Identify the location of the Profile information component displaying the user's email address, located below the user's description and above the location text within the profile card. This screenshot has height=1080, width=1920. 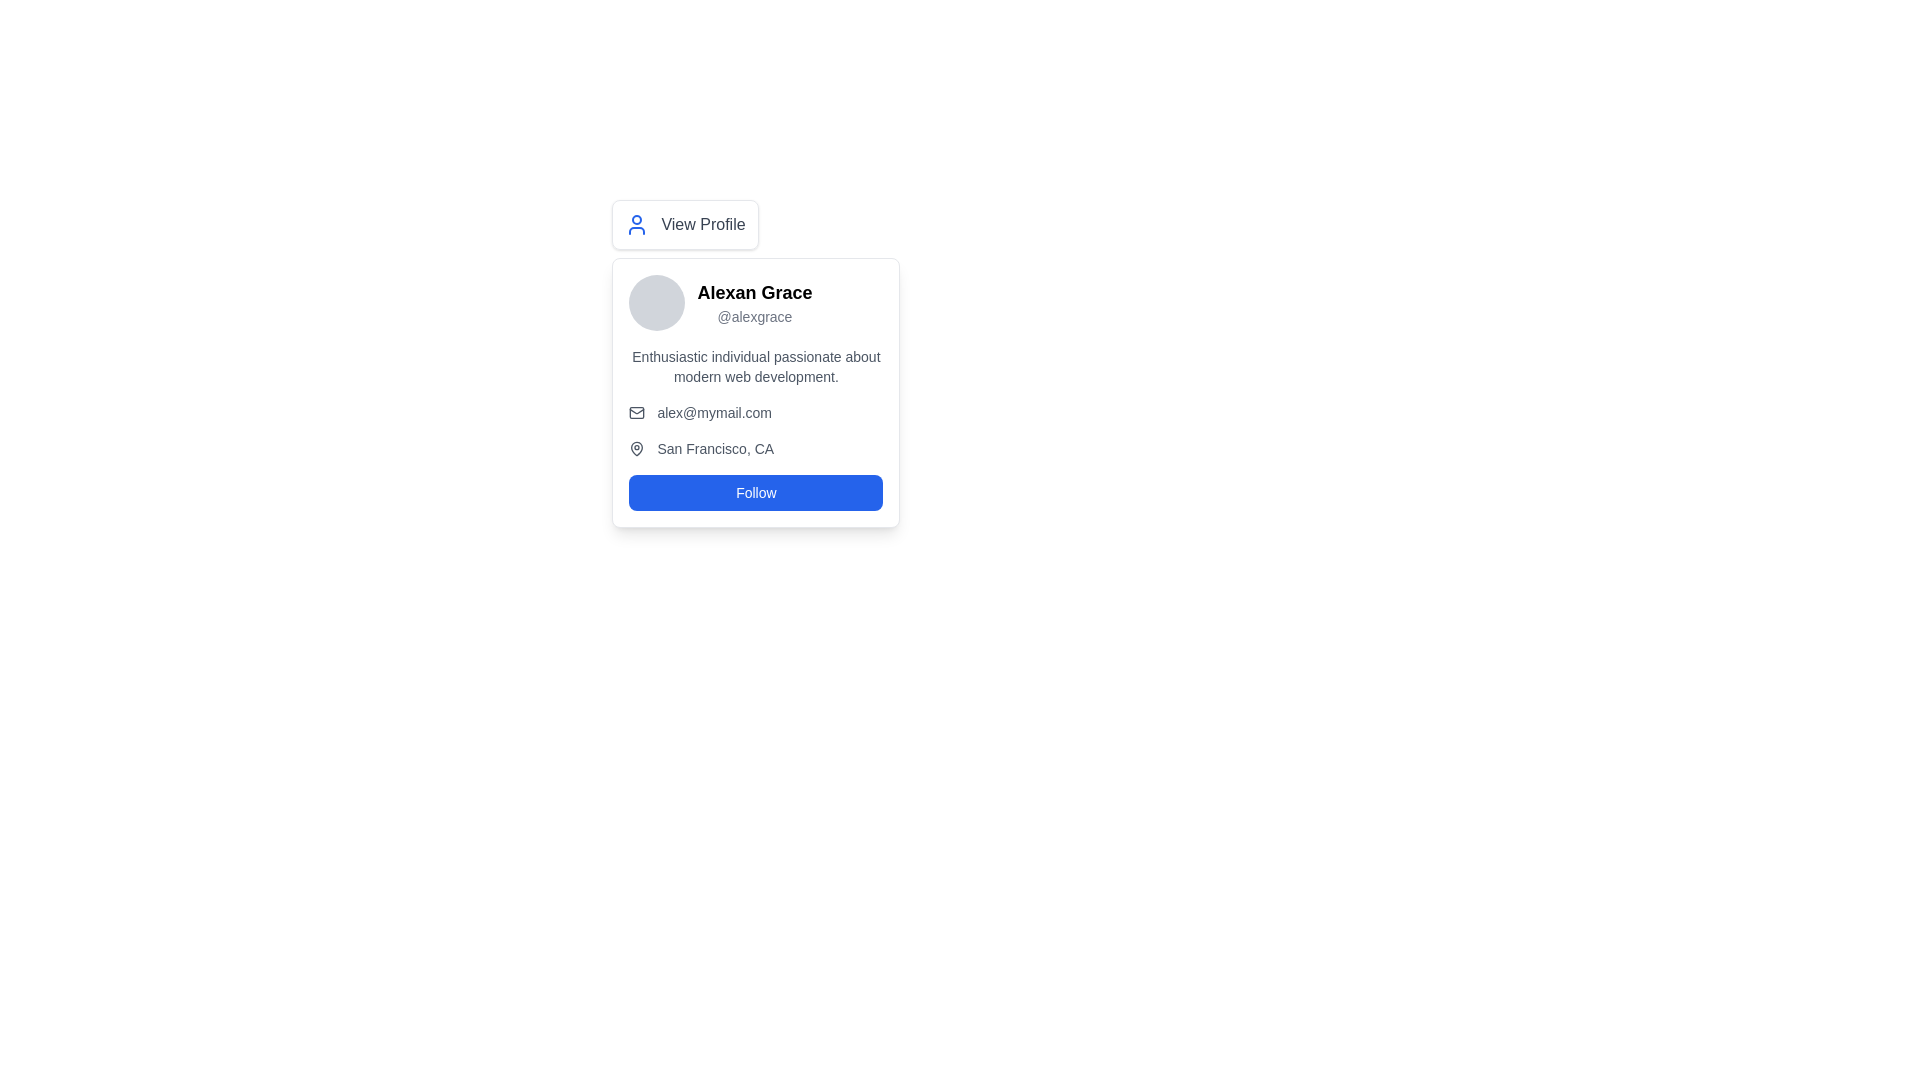
(755, 411).